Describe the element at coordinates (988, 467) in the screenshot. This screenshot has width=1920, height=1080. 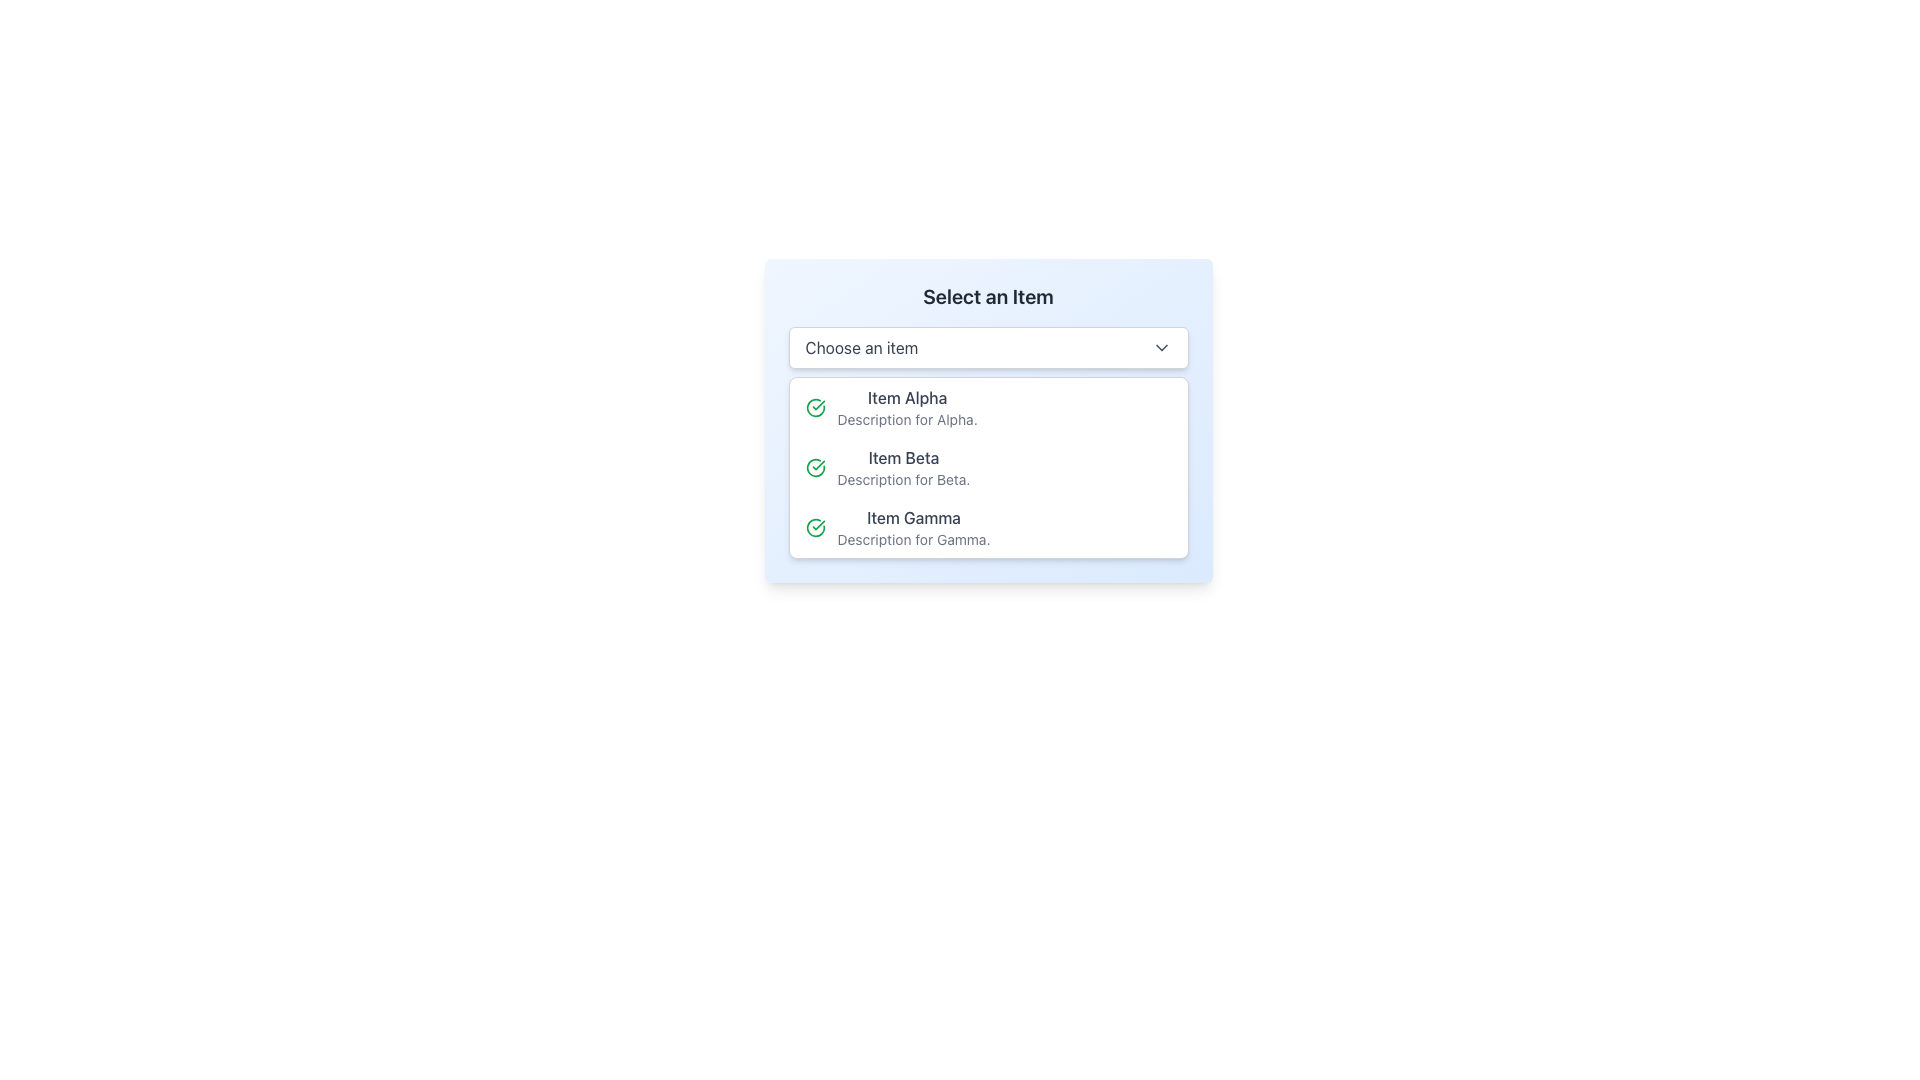
I see `the second selectable list item which displays details about 'Item Beta'` at that location.